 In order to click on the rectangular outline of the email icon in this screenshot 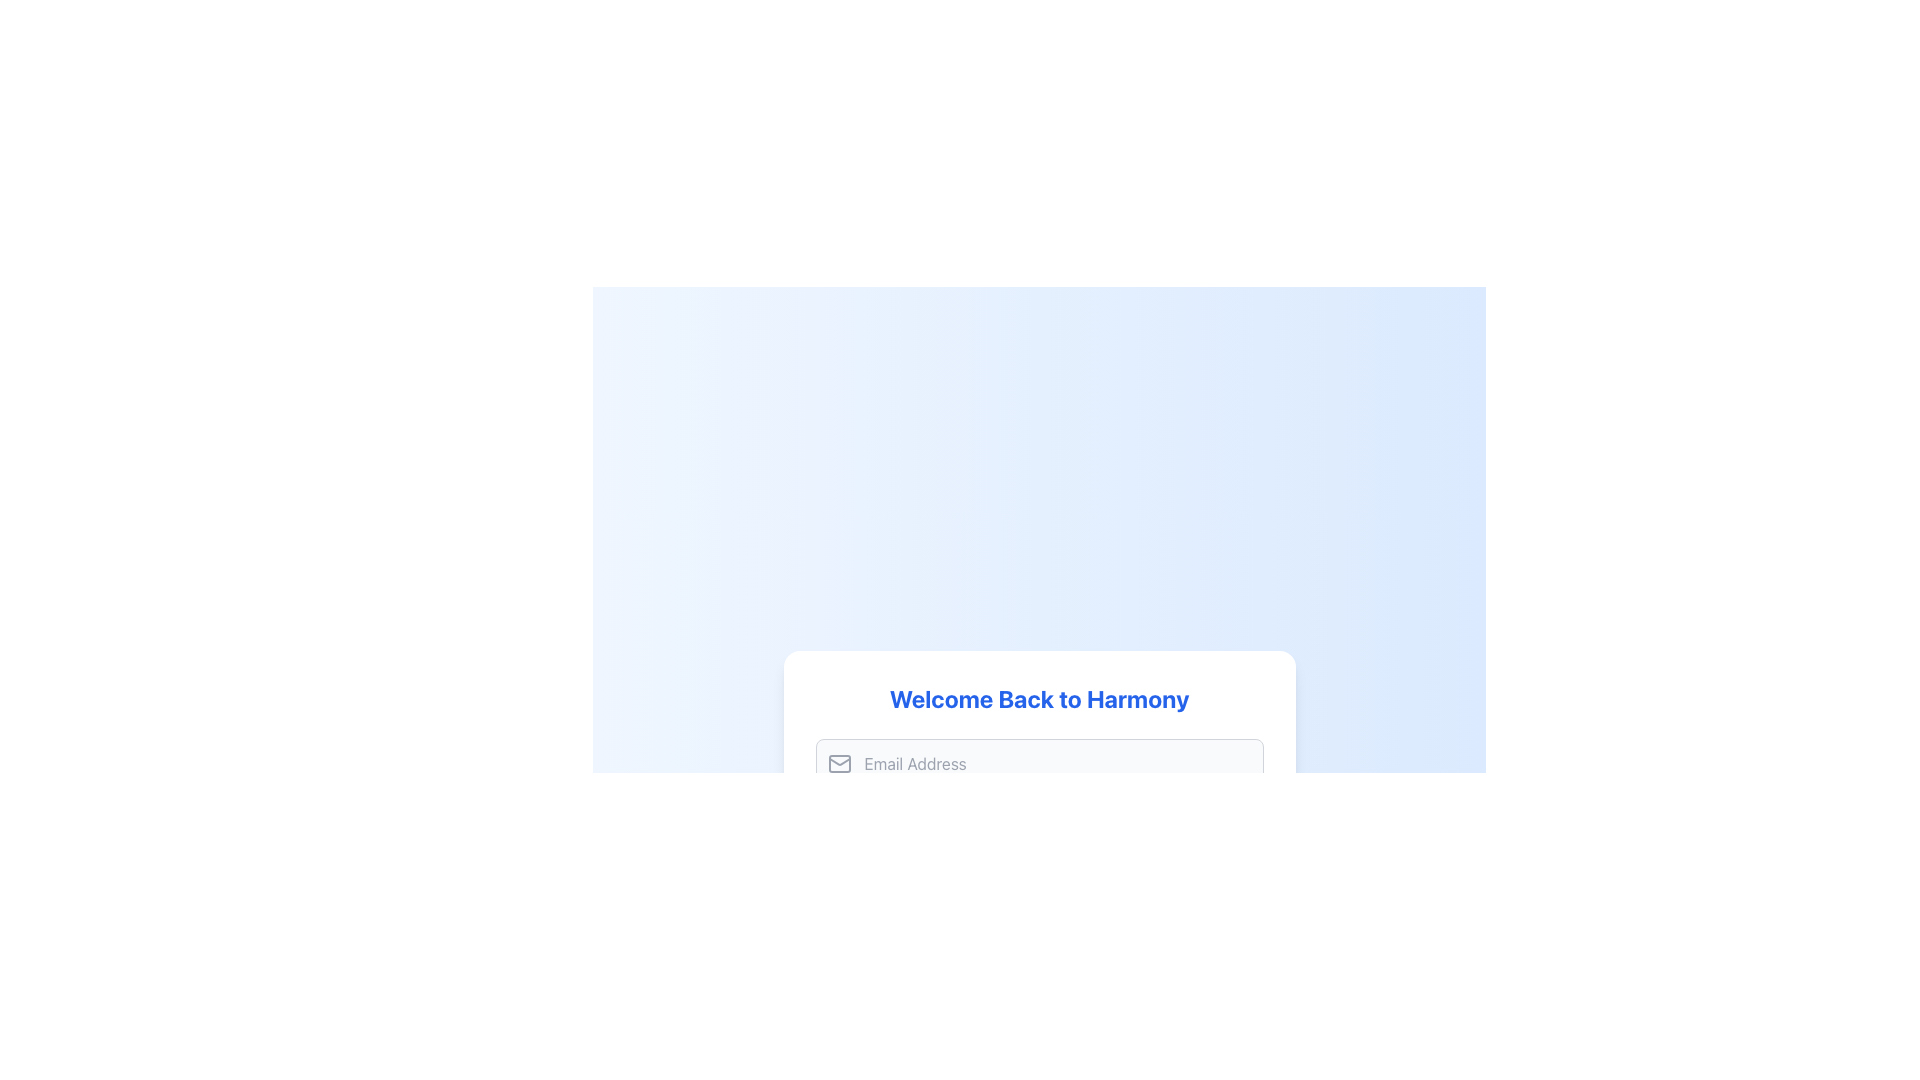, I will do `click(839, 763)`.